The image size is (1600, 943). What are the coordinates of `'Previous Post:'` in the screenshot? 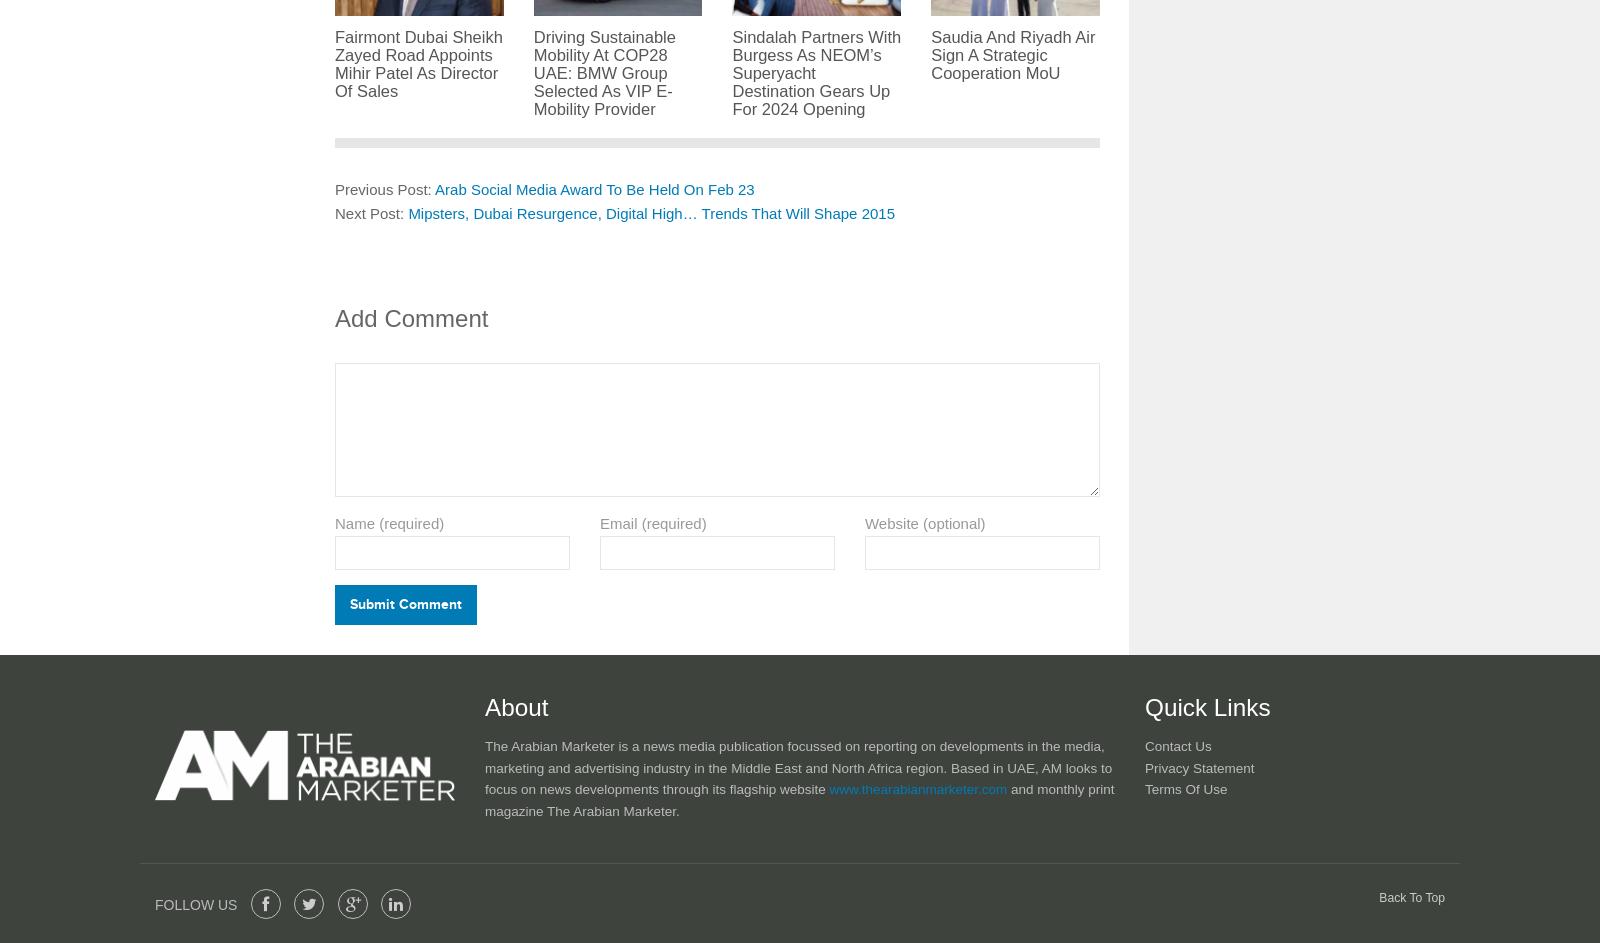 It's located at (384, 188).